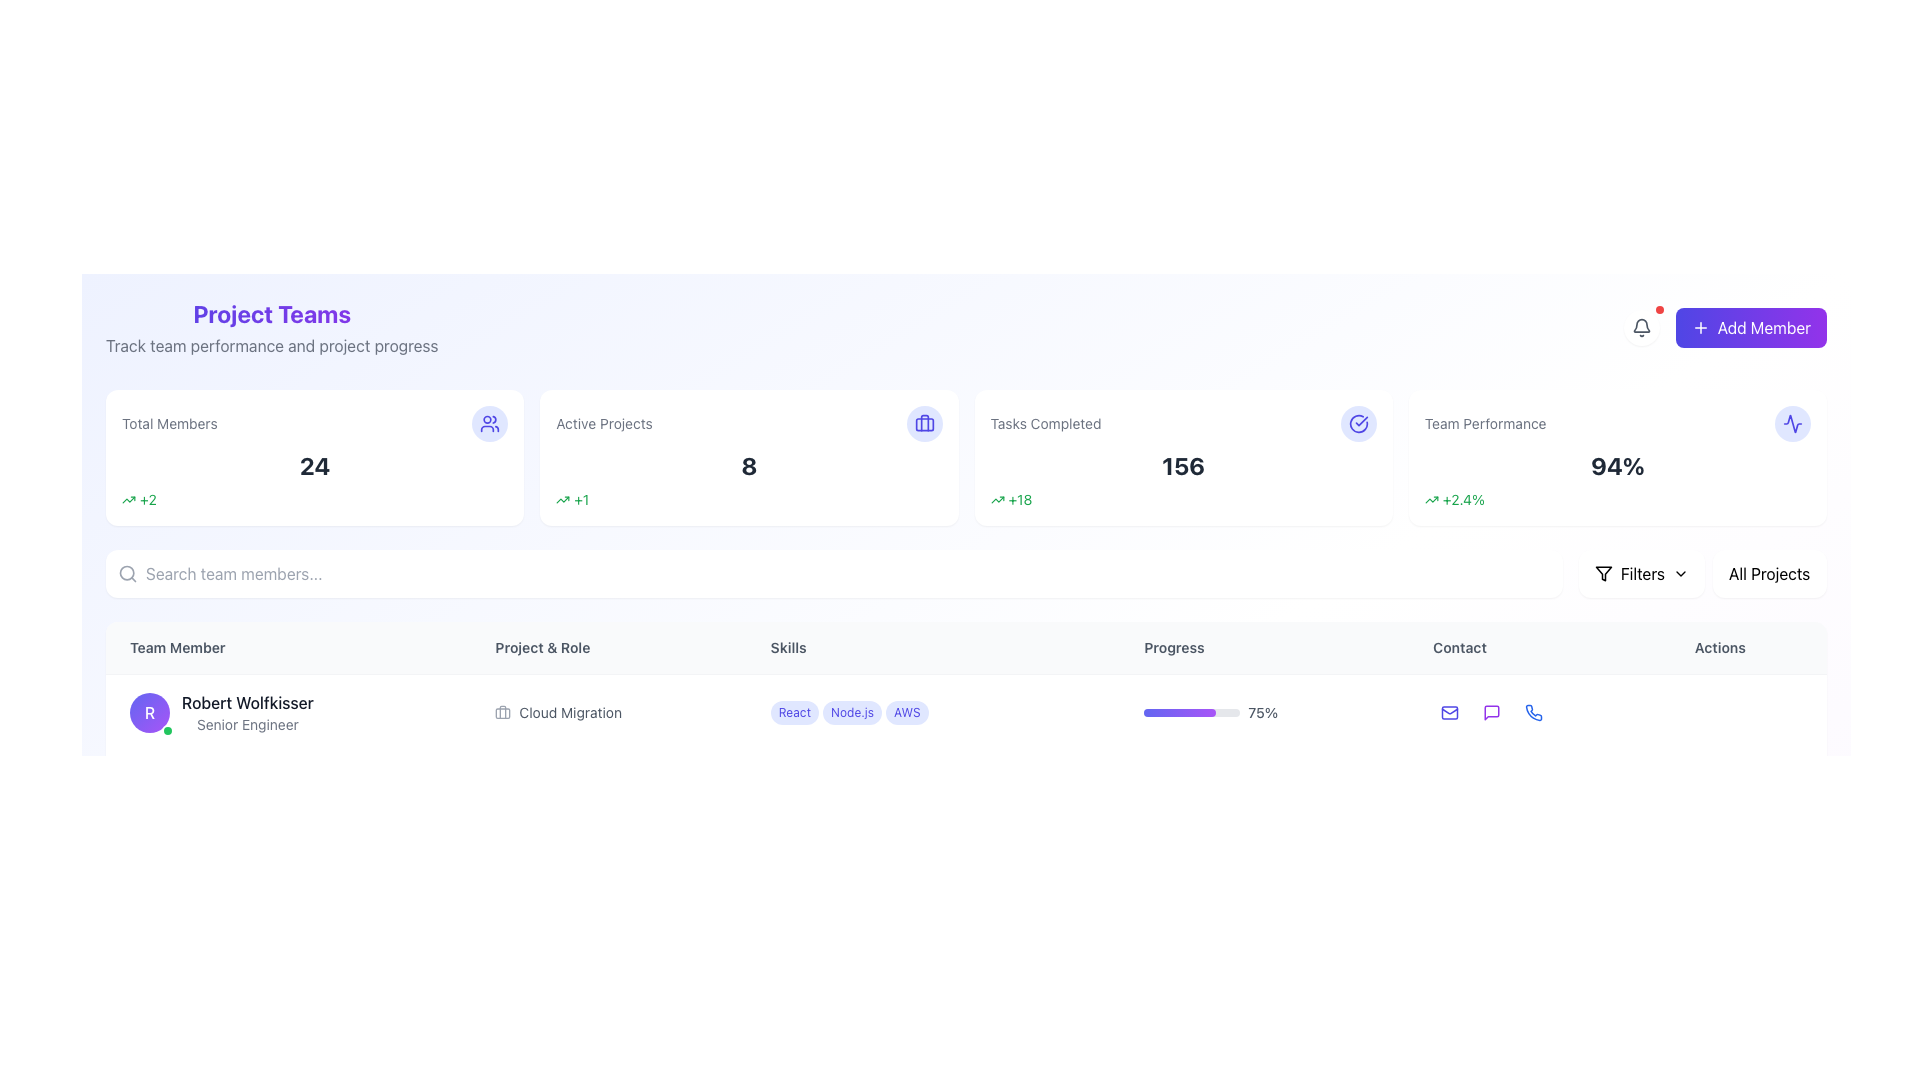 This screenshot has height=1080, width=1920. What do you see at coordinates (997, 499) in the screenshot?
I see `the small upward trending arrow icon with a green outline located to the left of the text '+18' in the 'Tasks Completed' card area within the dashboard interface` at bounding box center [997, 499].